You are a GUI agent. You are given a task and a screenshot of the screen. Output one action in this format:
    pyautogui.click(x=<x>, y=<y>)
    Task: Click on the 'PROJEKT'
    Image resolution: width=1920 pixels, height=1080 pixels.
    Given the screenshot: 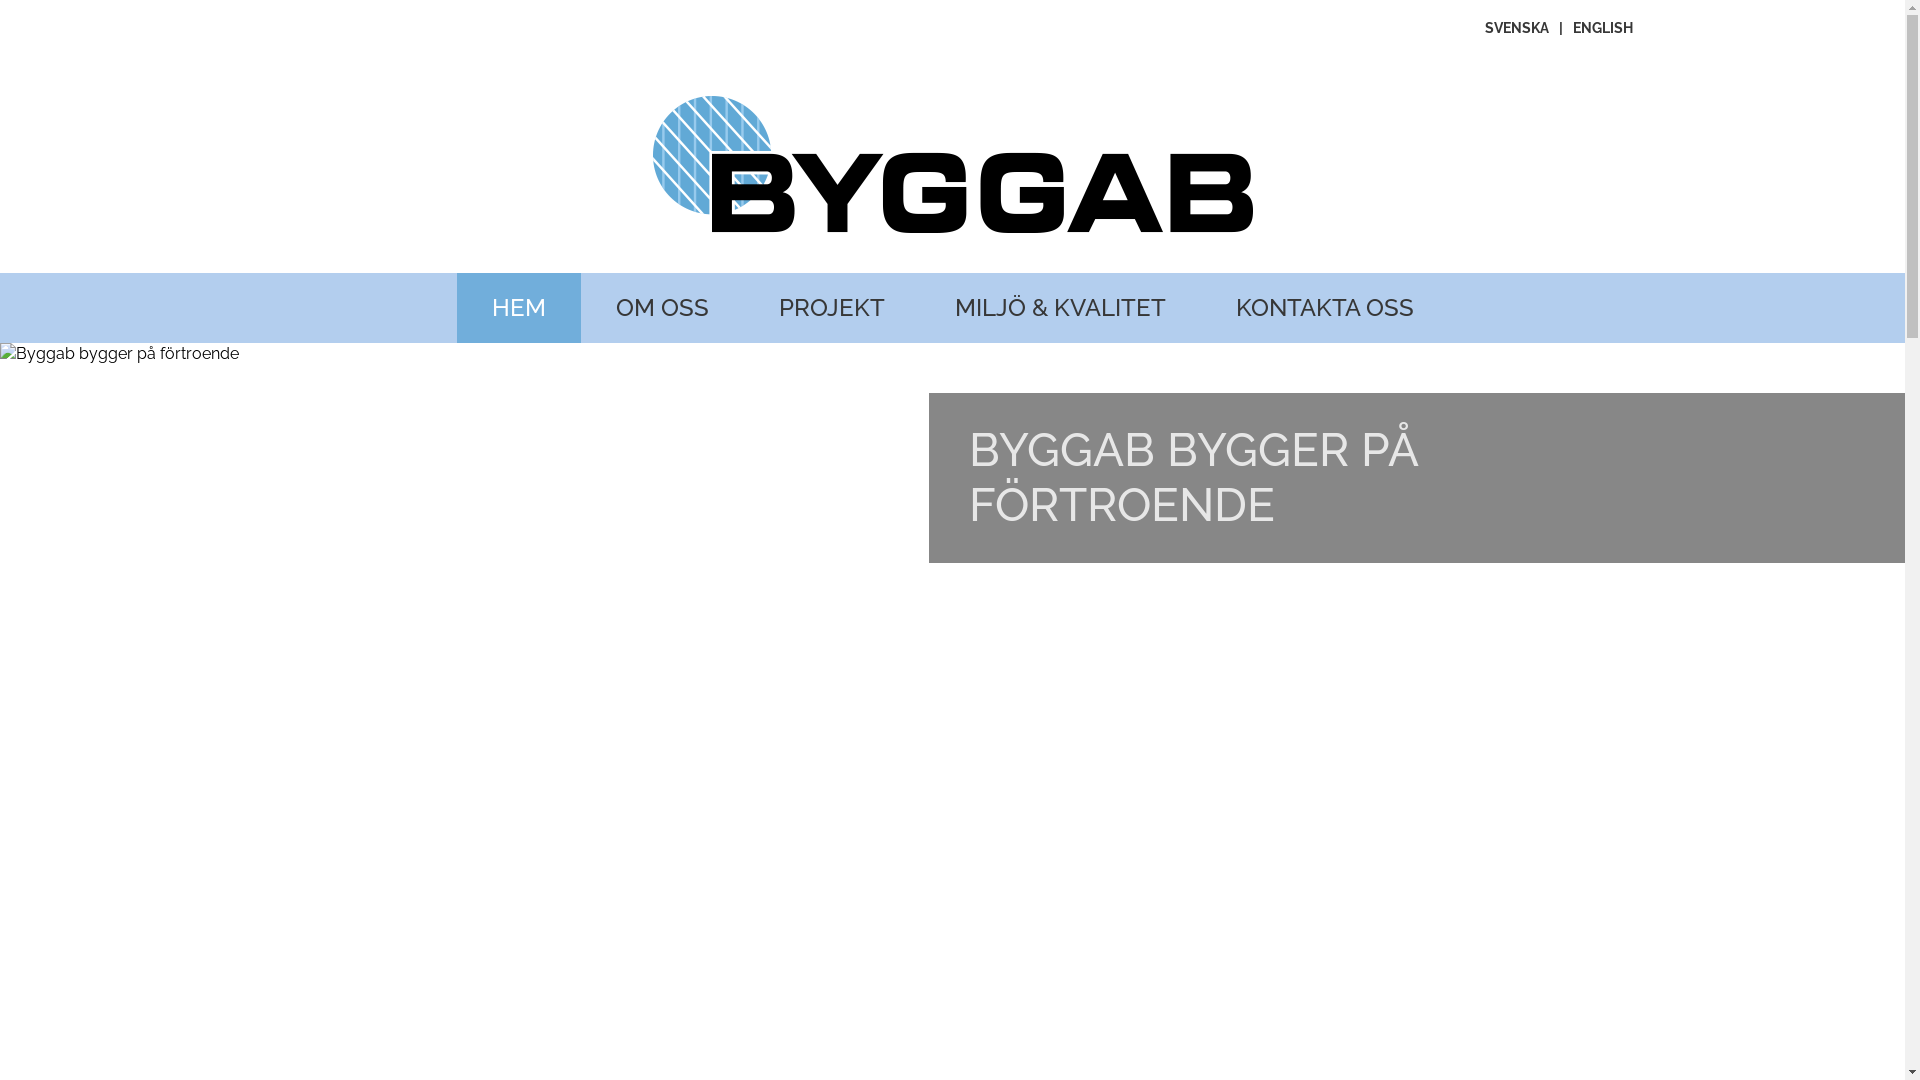 What is the action you would take?
    pyautogui.click(x=831, y=308)
    